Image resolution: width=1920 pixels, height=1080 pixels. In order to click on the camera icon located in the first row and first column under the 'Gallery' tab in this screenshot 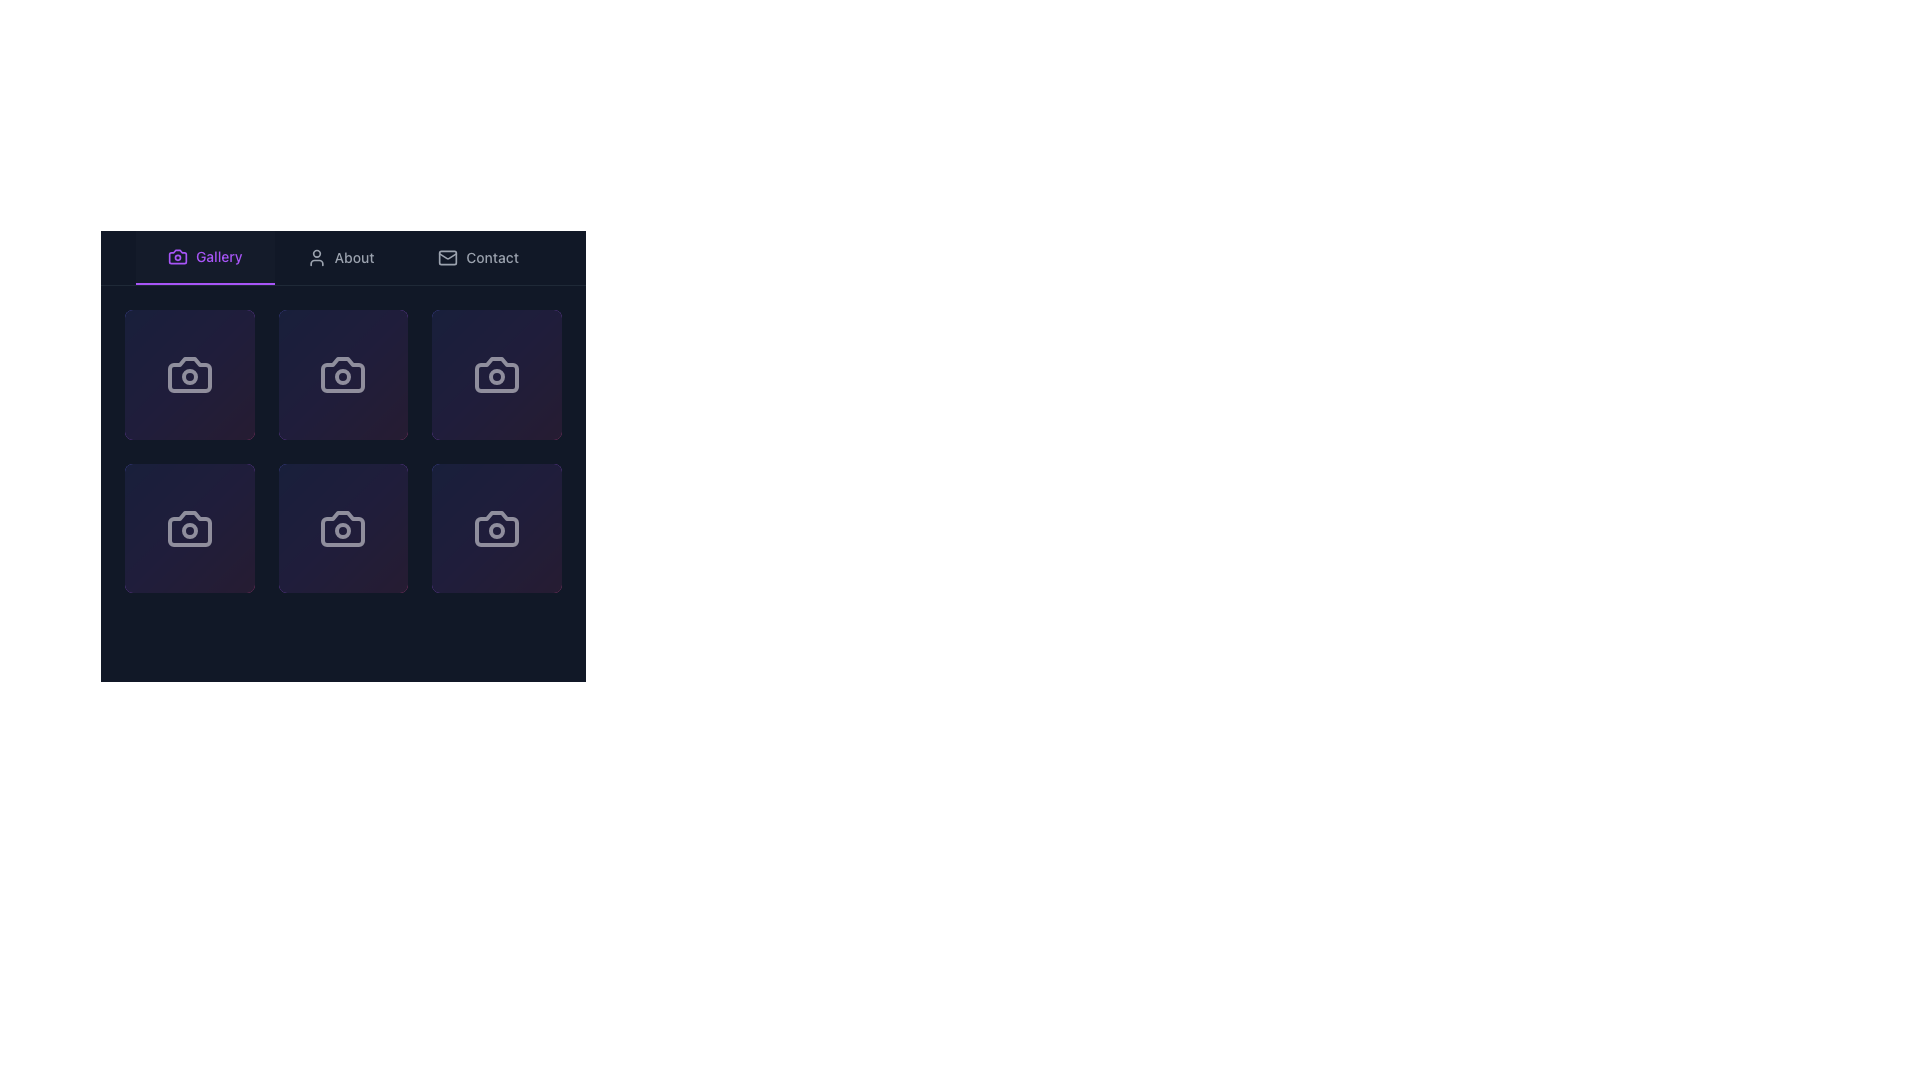, I will do `click(189, 374)`.